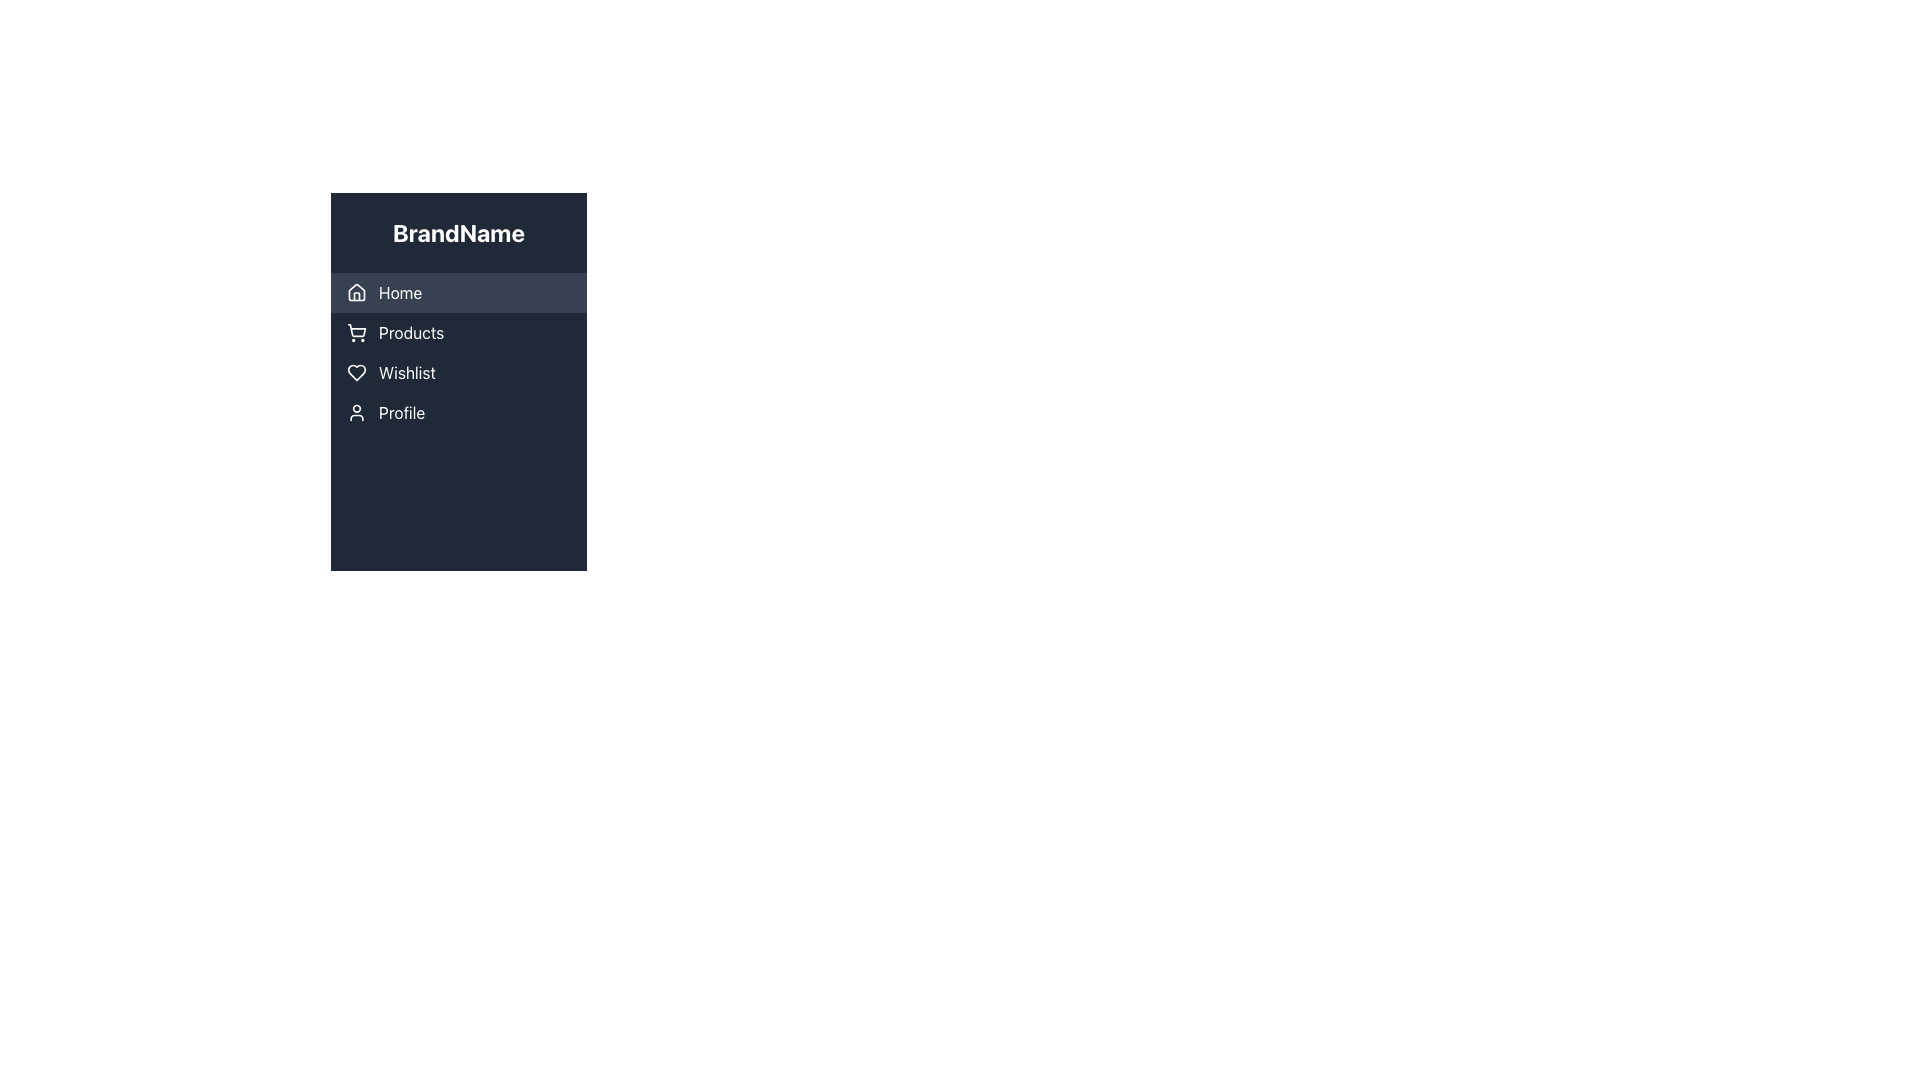 The image size is (1920, 1080). I want to click on the 'Profile' label in the sidebar navigation, which is the last menu entry and positioned to the right of the user icon within the fourth item of the vertical navigation list, so click(401, 411).